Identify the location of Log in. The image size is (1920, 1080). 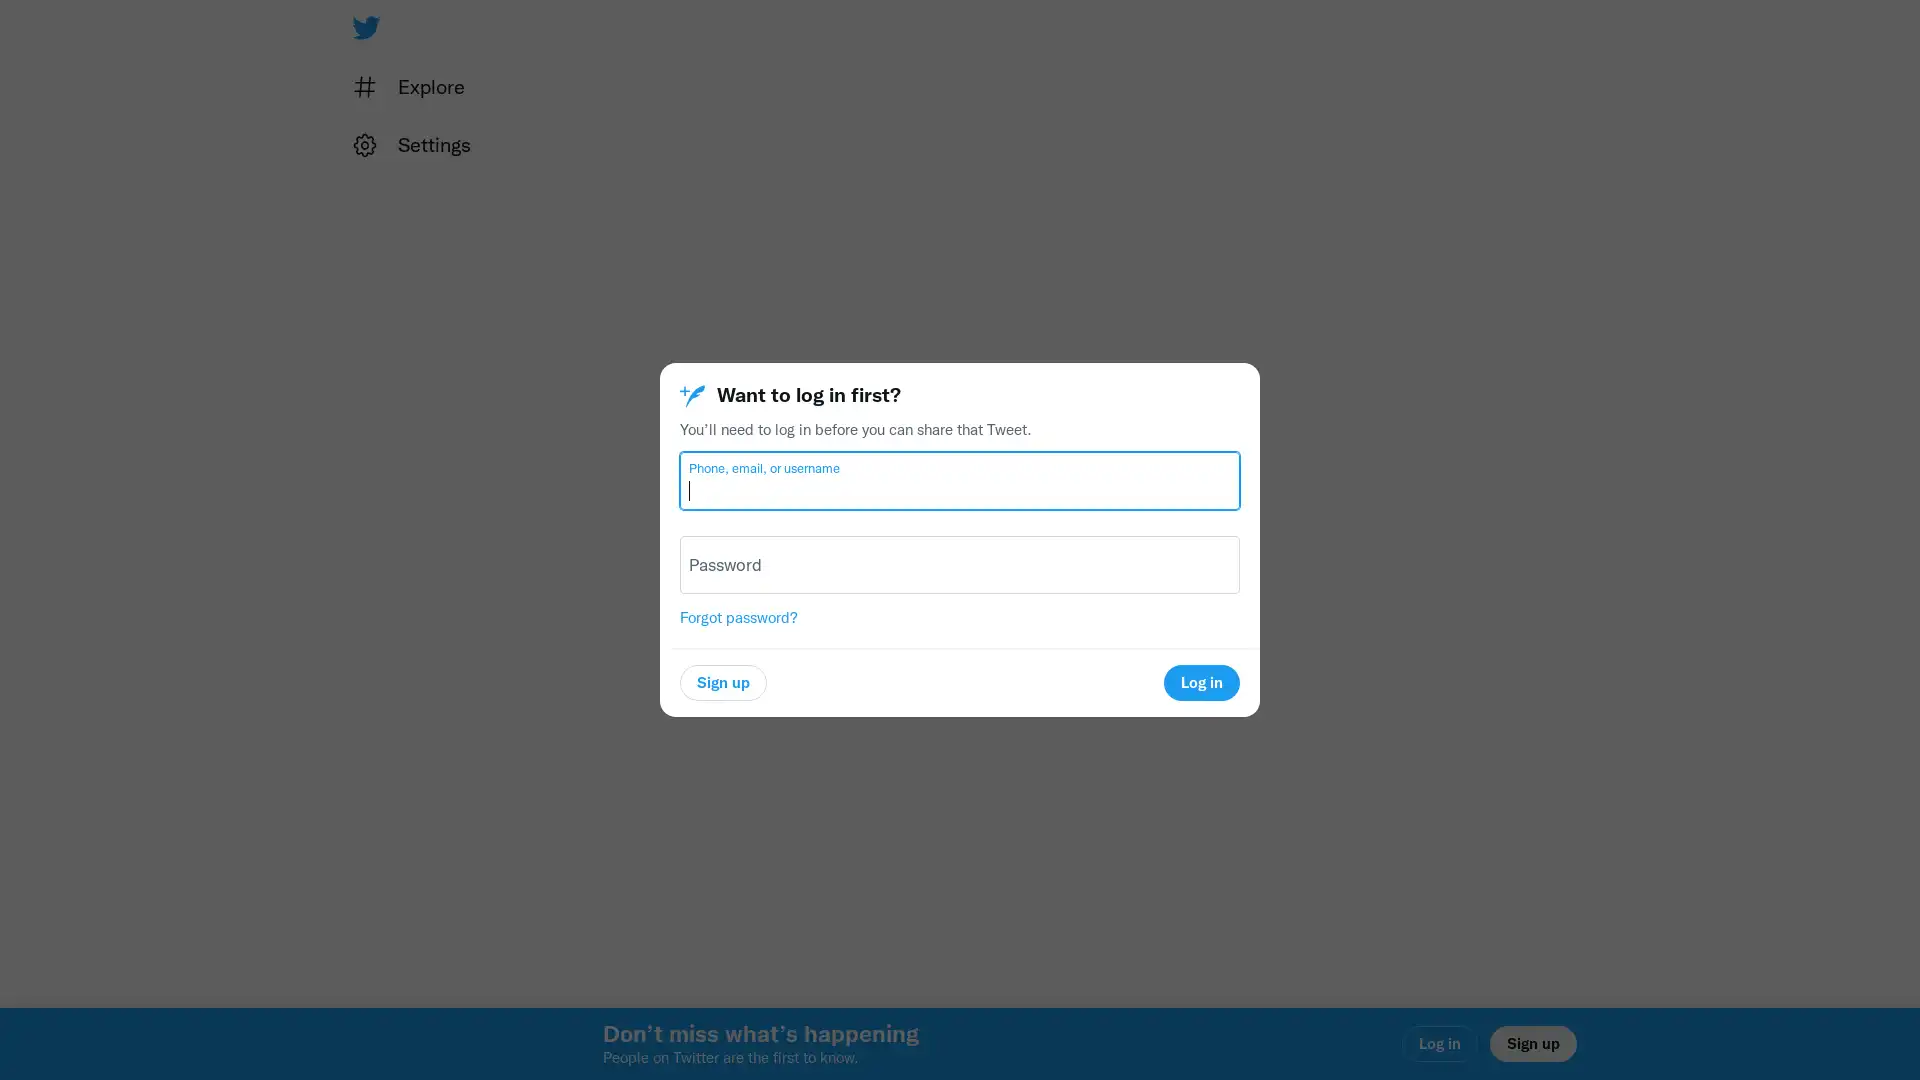
(1200, 681).